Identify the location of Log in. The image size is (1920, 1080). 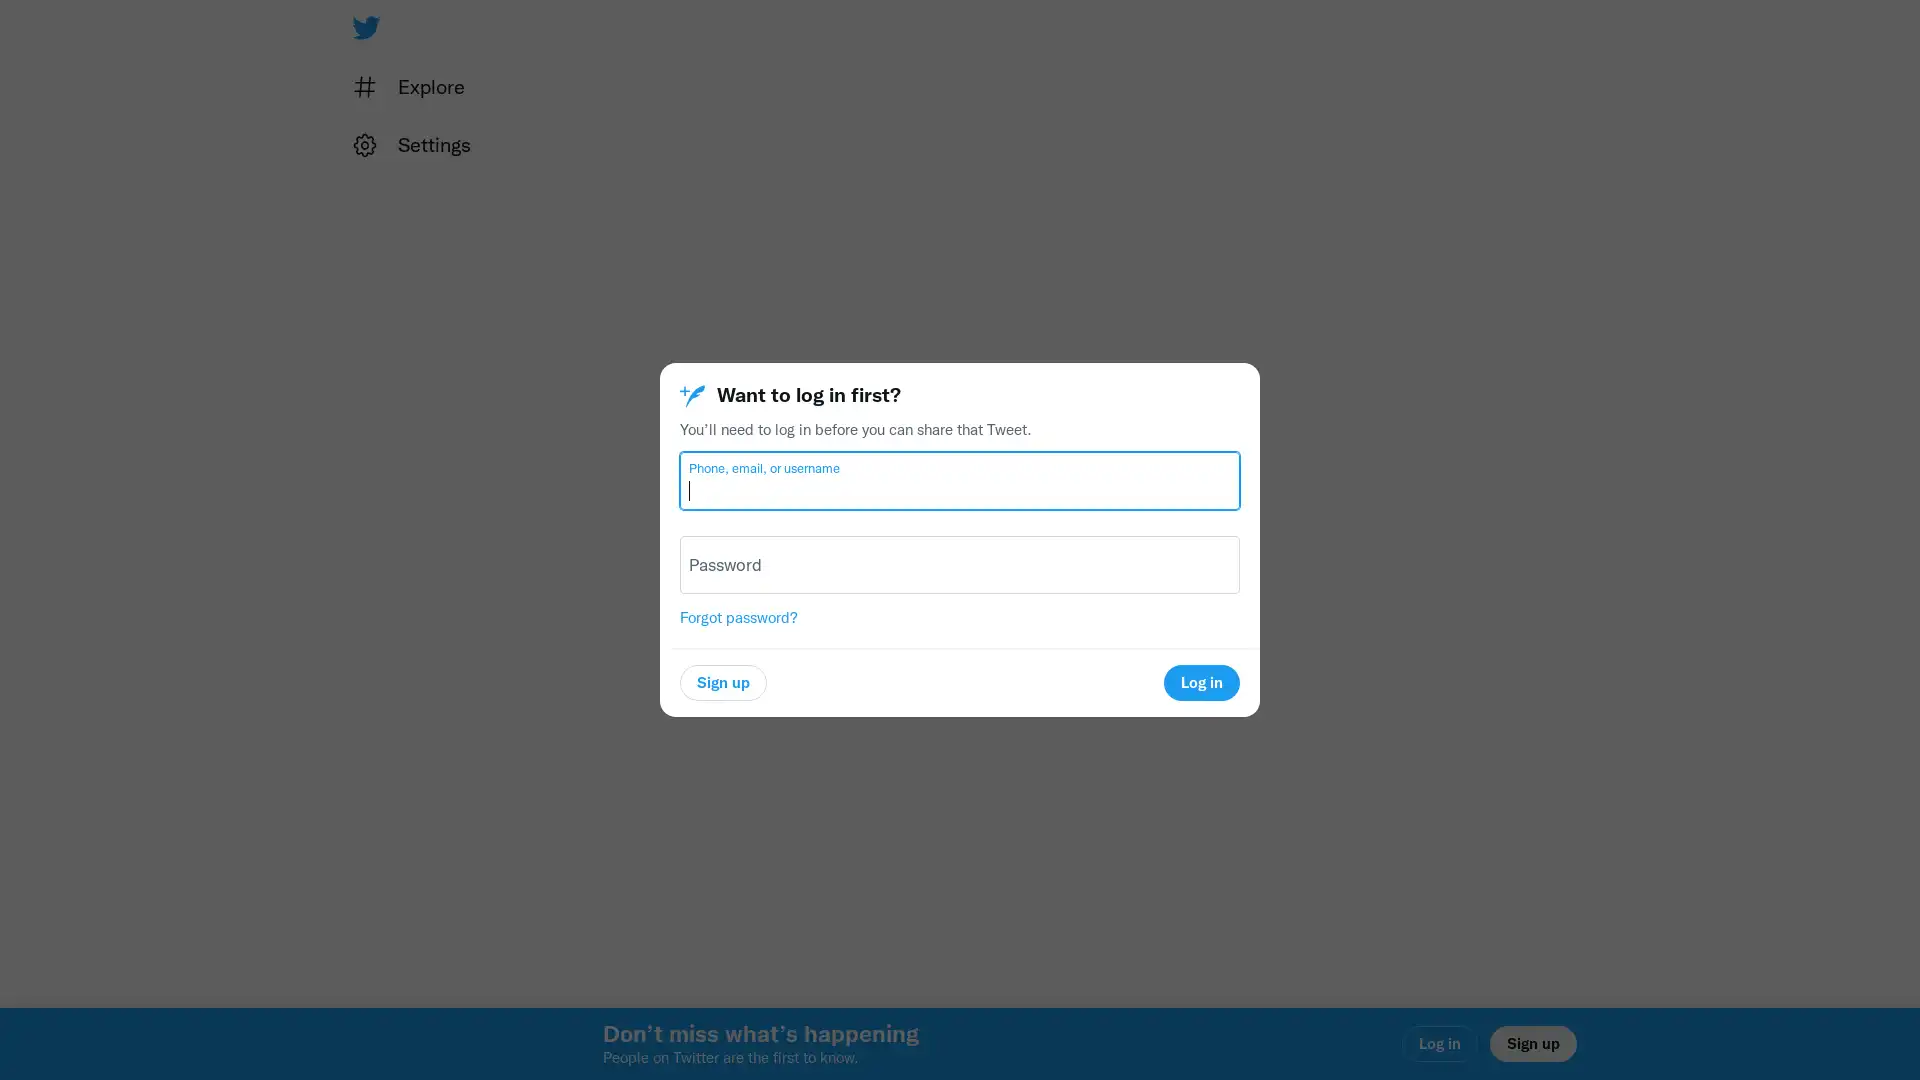
(1200, 681).